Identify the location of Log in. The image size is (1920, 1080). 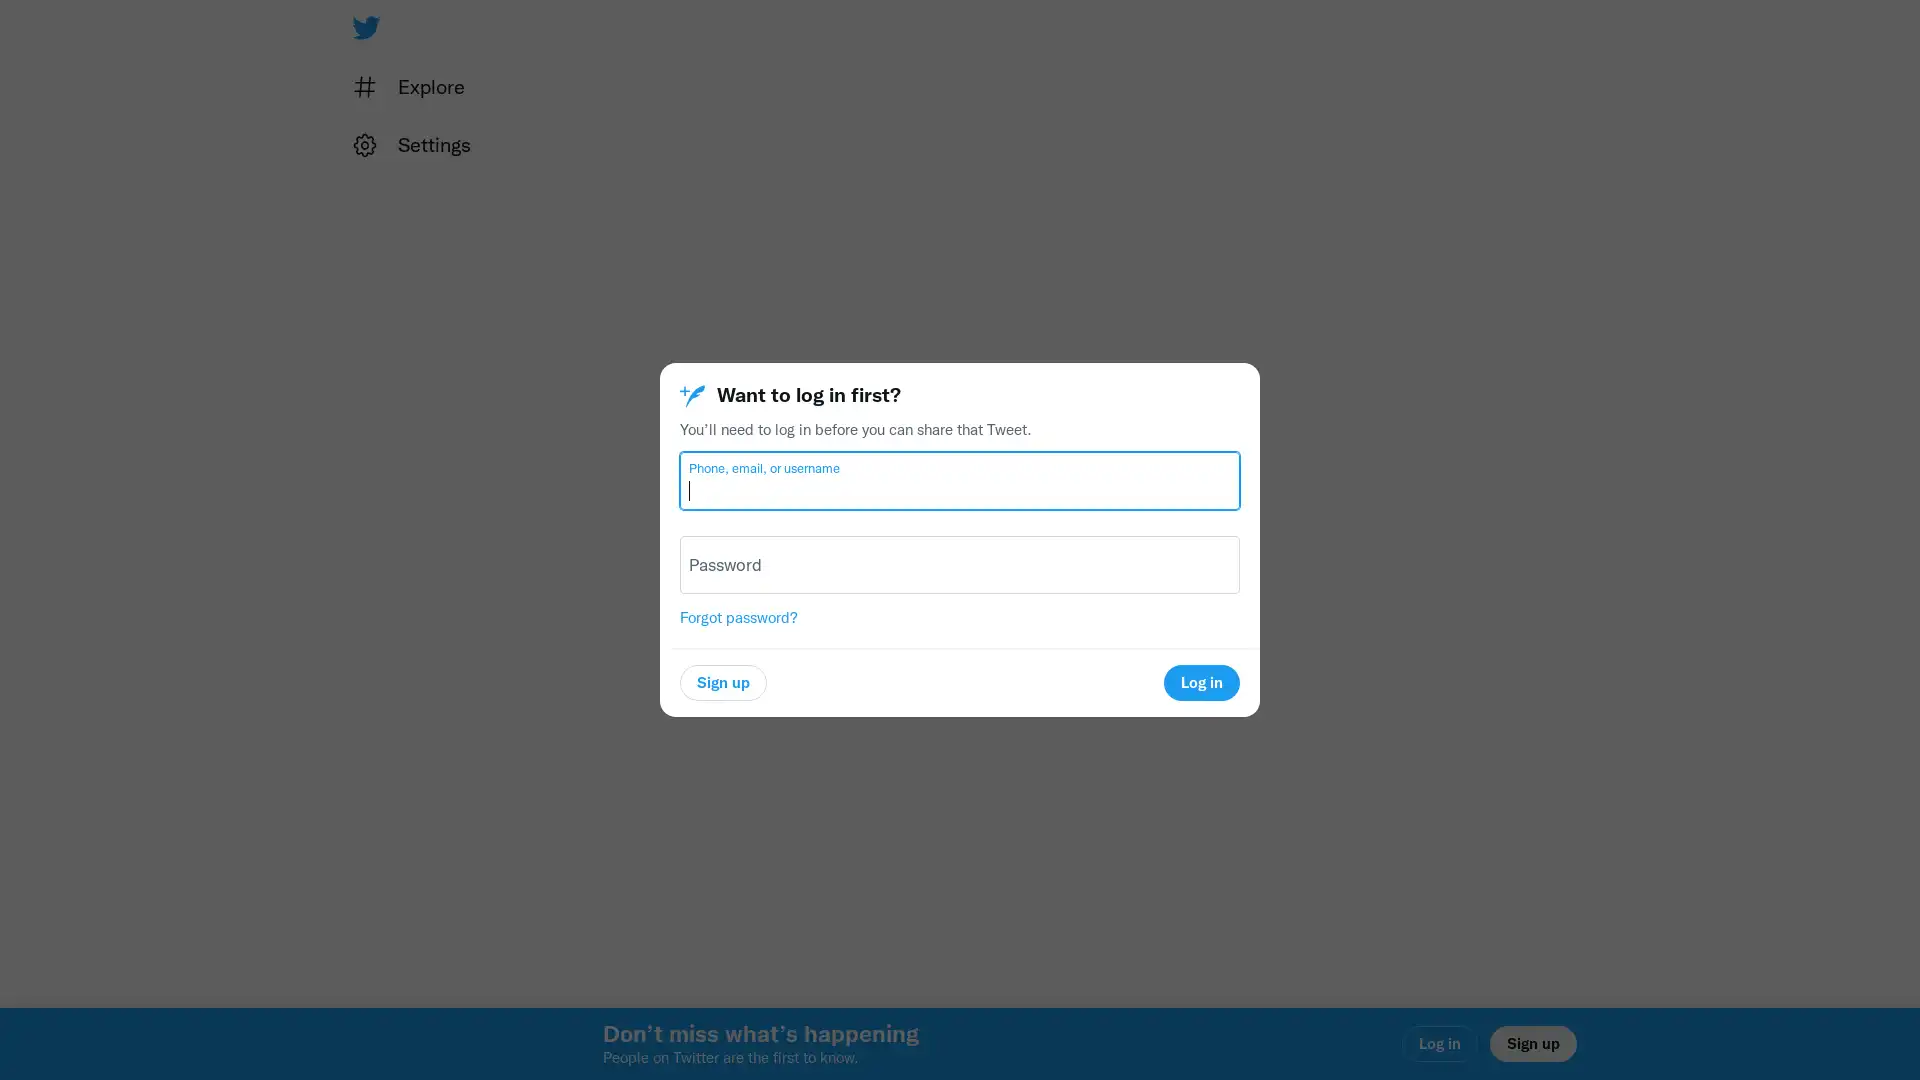
(1200, 681).